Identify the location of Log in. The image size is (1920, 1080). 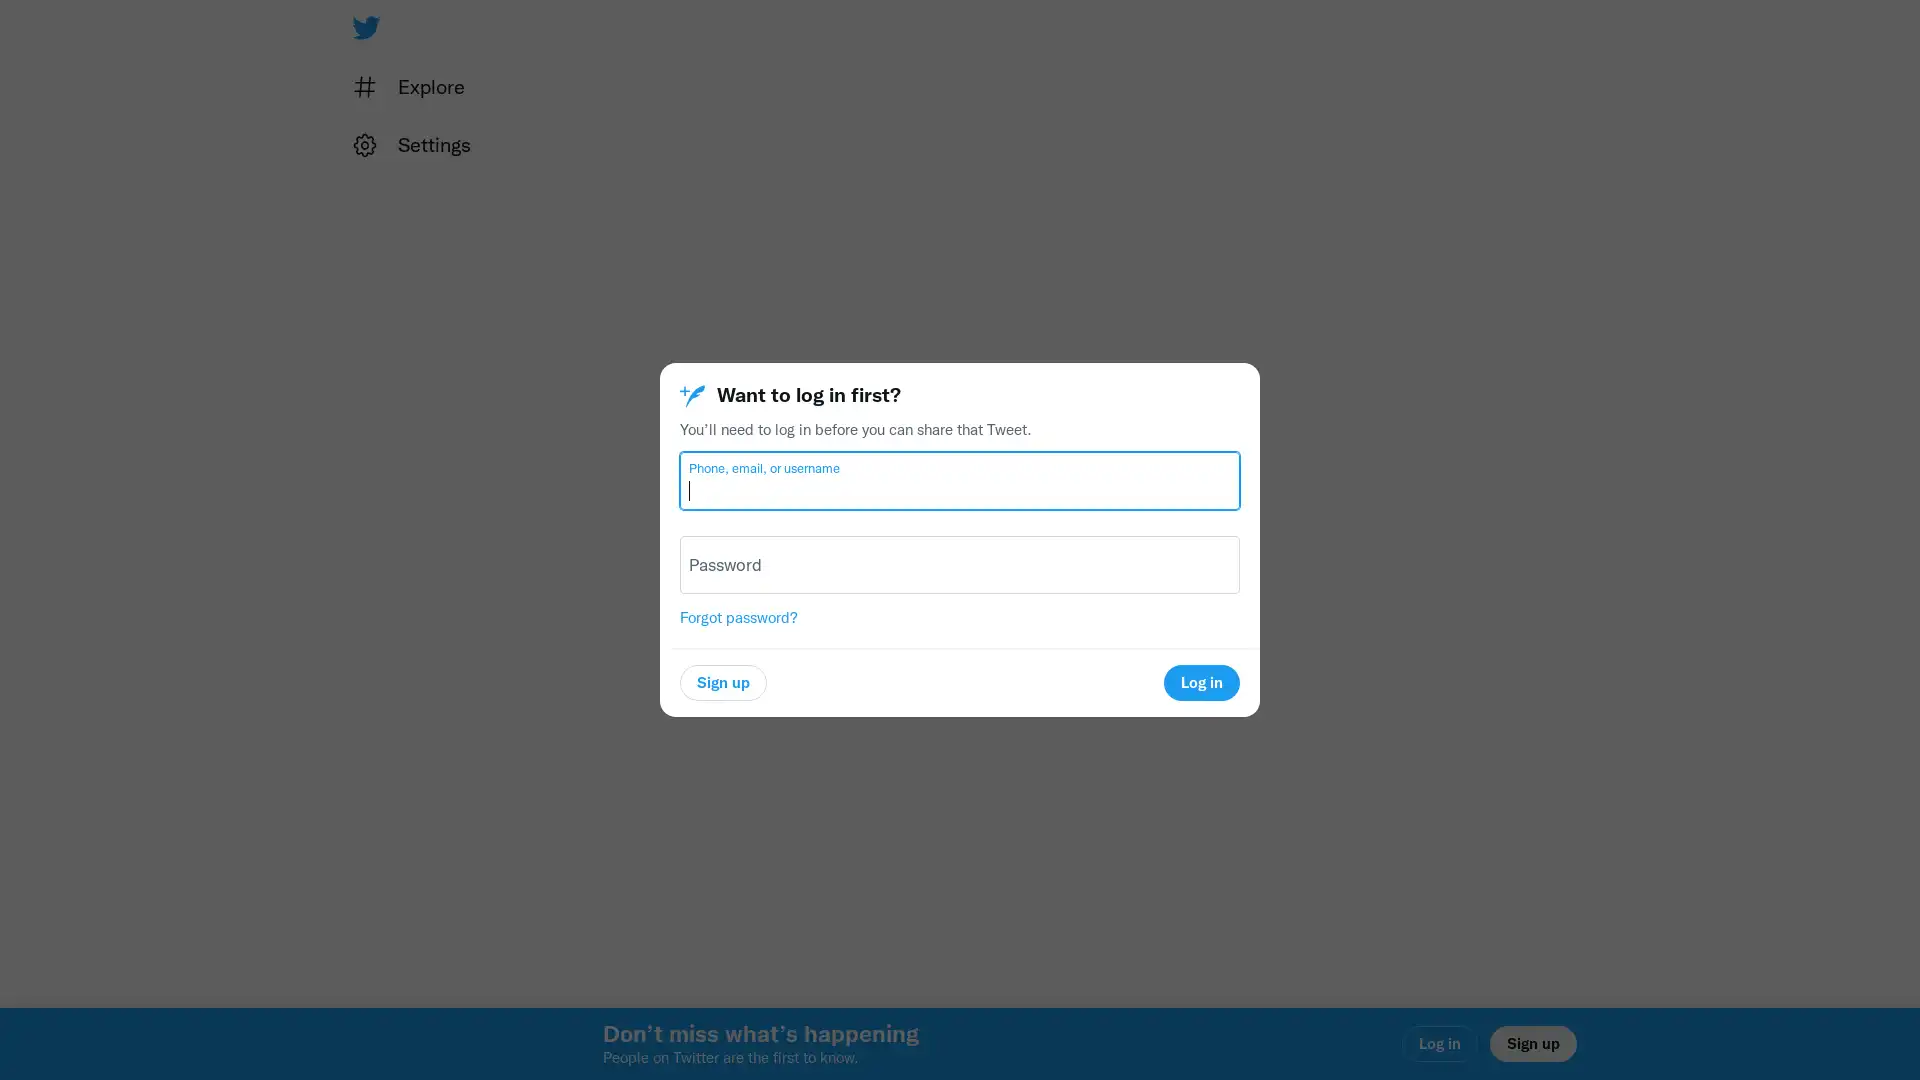
(1200, 681).